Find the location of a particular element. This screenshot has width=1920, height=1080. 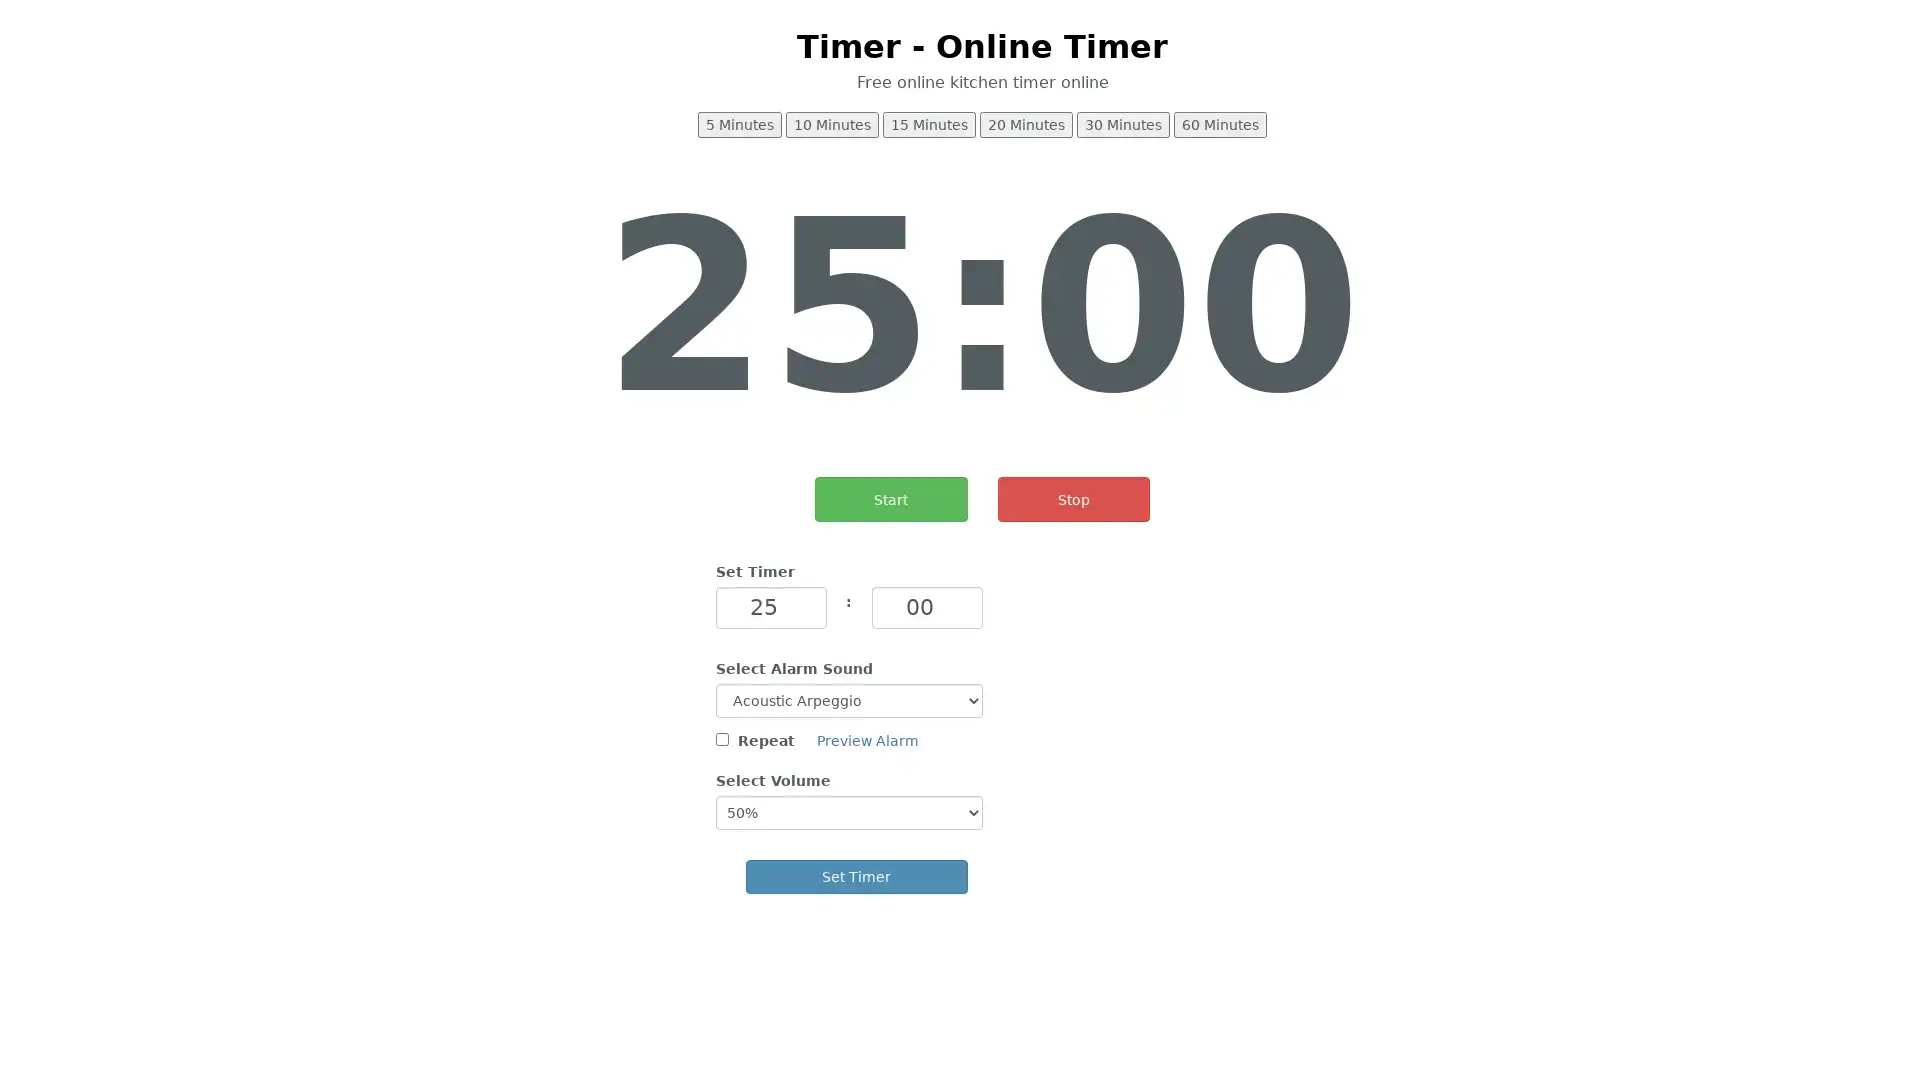

Stop is located at coordinates (1072, 498).